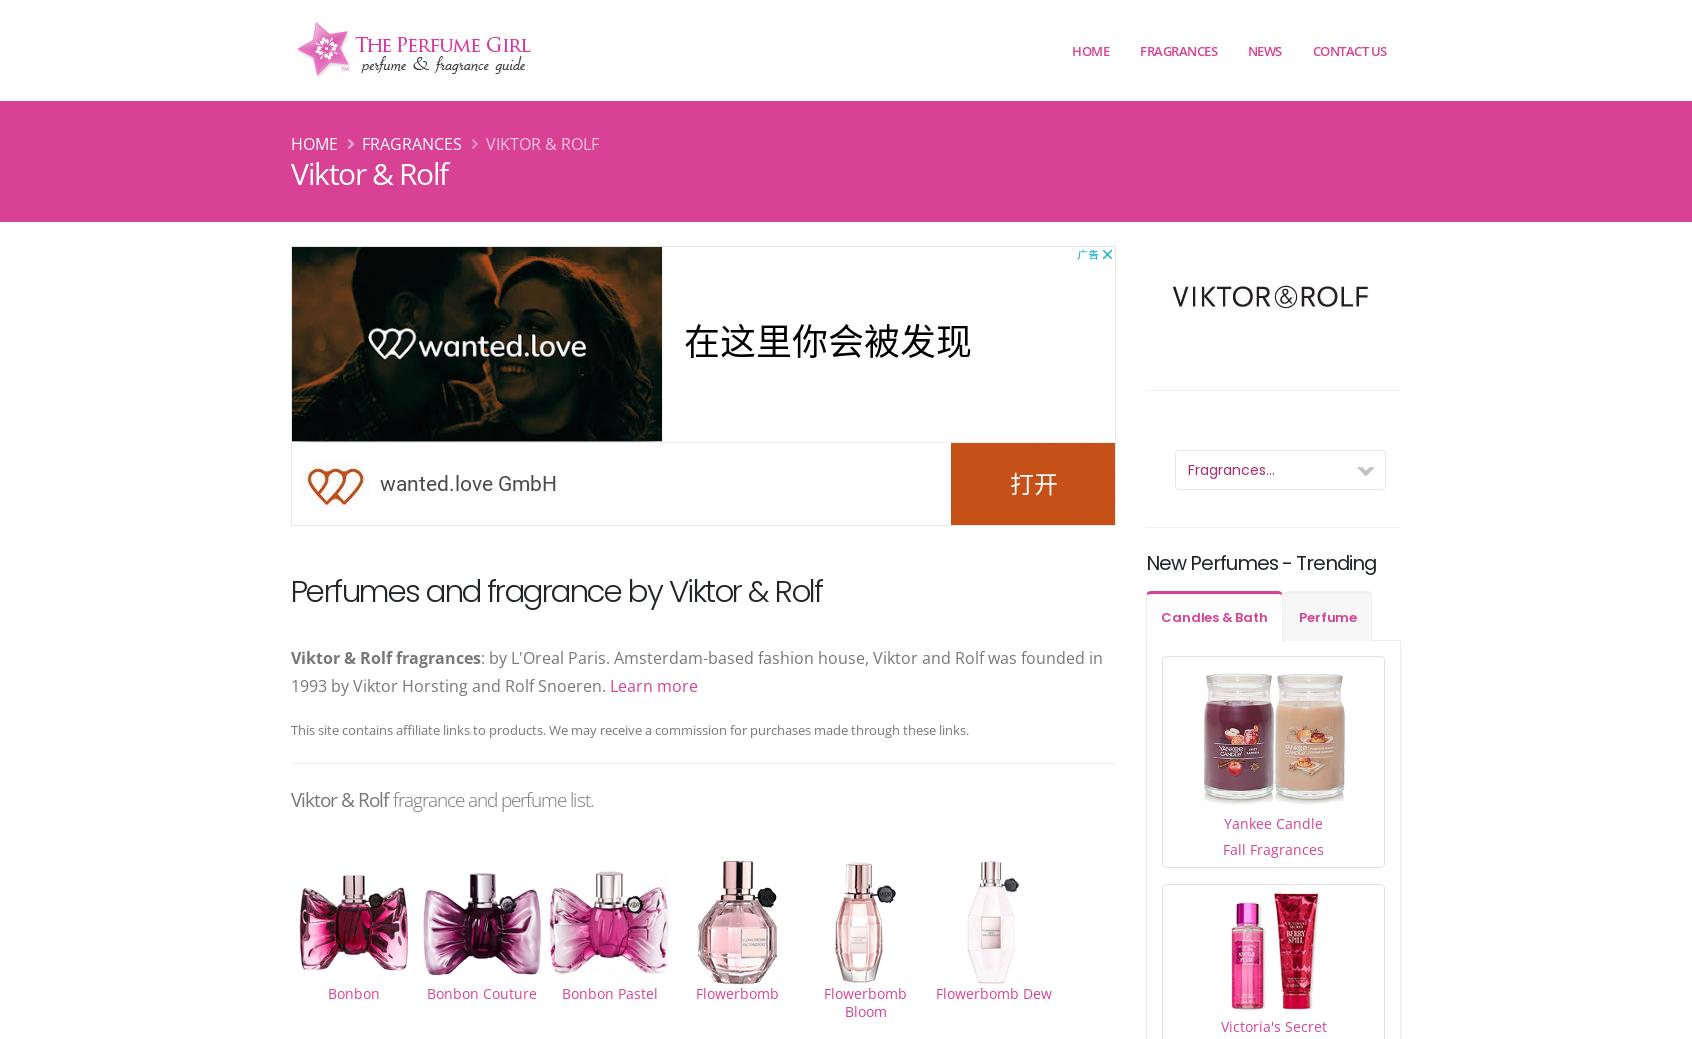  I want to click on 'Yankee Candle', so click(1272, 821).